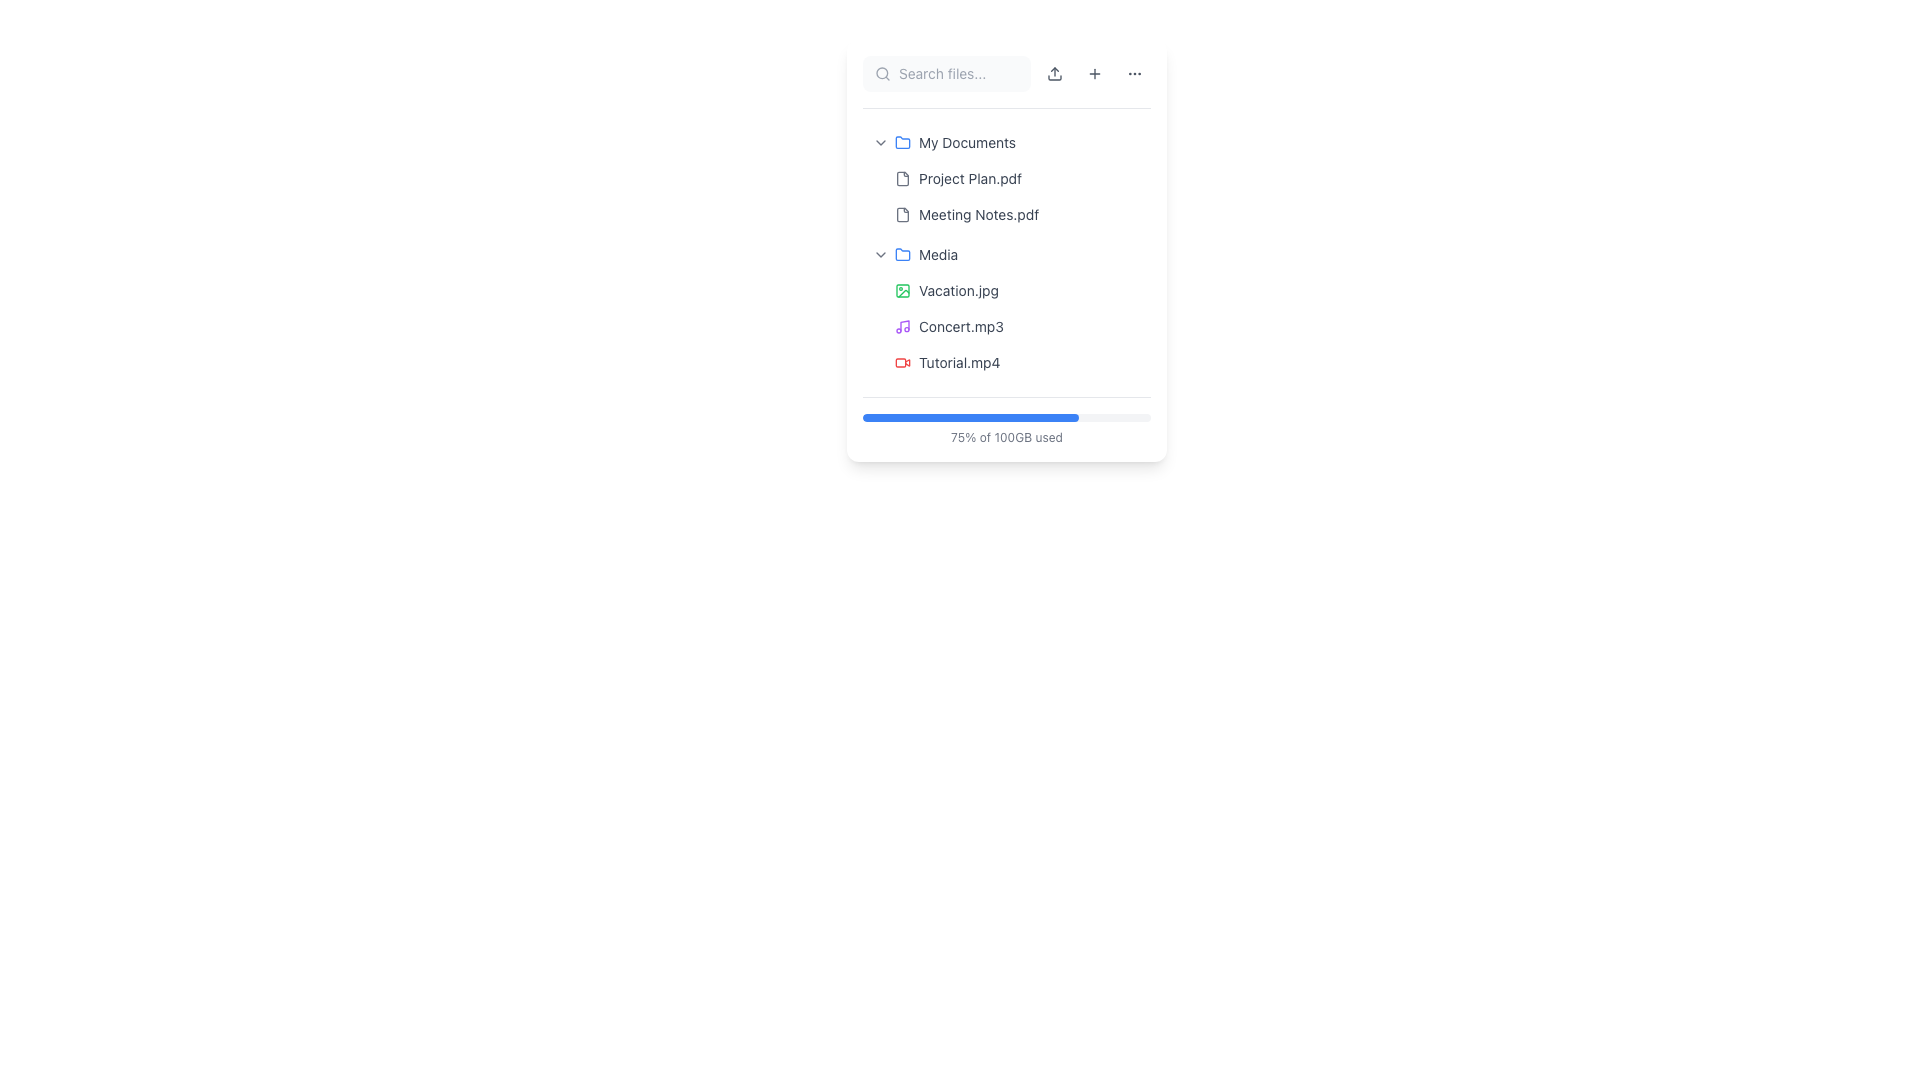 The height and width of the screenshot is (1080, 1920). I want to click on the text label displaying '75% of 100GB used.' which is positioned below the progress bar and centrally aligned in the layout panel, so click(1007, 437).